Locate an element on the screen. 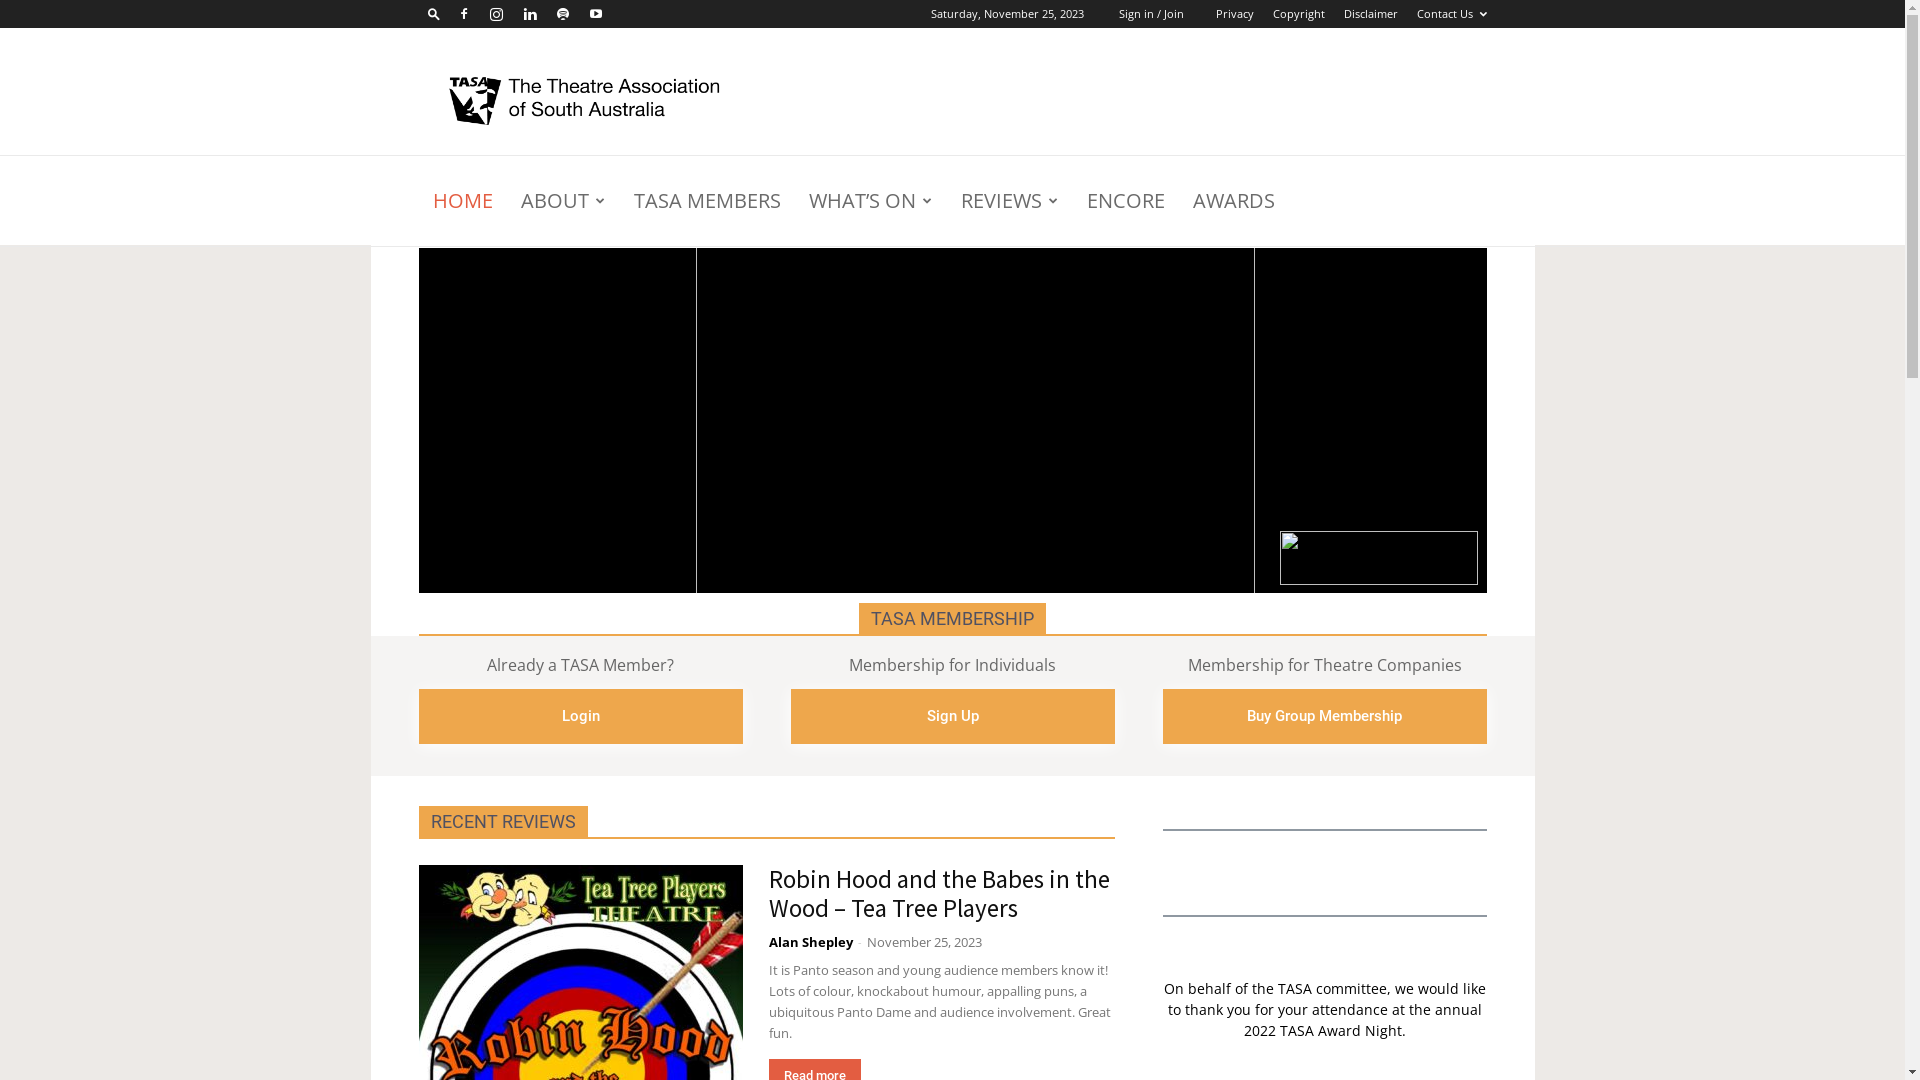 This screenshot has width=1920, height=1080. 'Instagram' is located at coordinates (497, 14).